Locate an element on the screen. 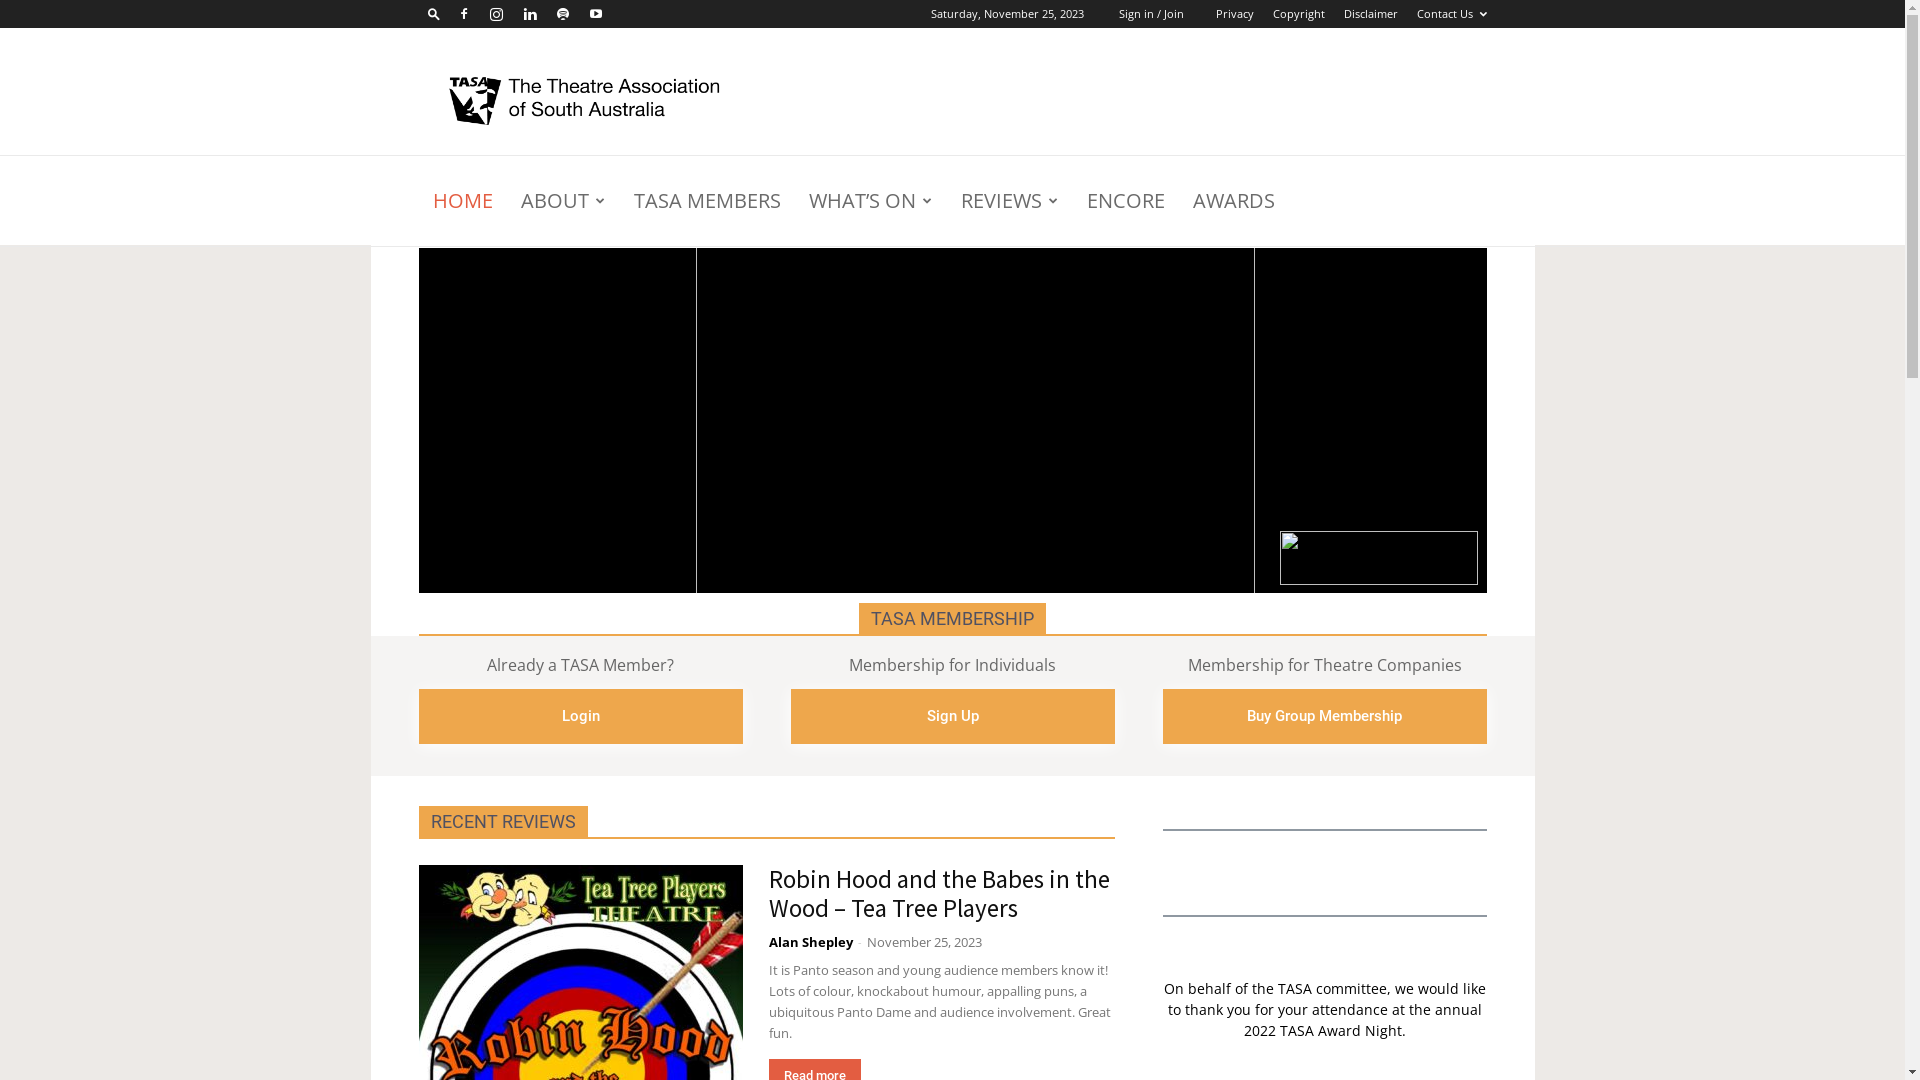 This screenshot has width=1920, height=1080. 'Instagram' is located at coordinates (497, 14).